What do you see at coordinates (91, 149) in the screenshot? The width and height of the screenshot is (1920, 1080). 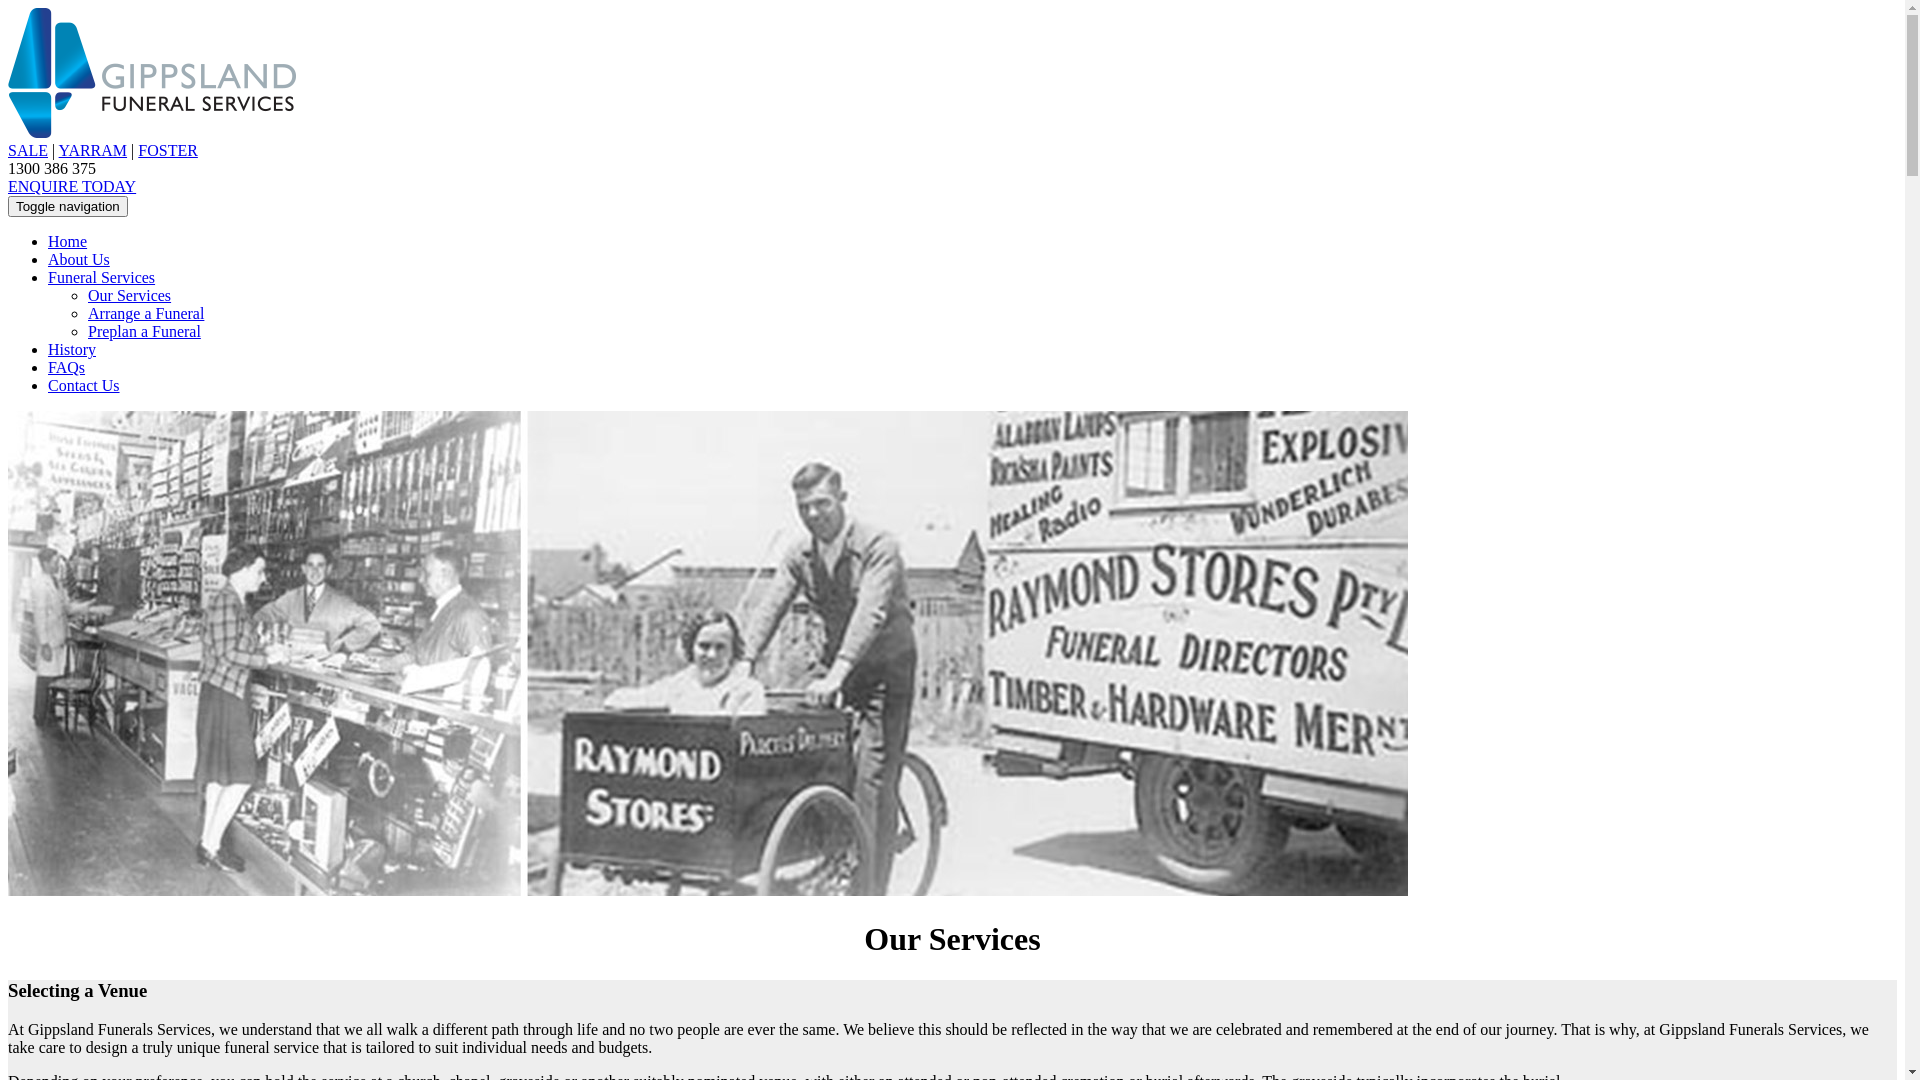 I see `'YARRAM'` at bounding box center [91, 149].